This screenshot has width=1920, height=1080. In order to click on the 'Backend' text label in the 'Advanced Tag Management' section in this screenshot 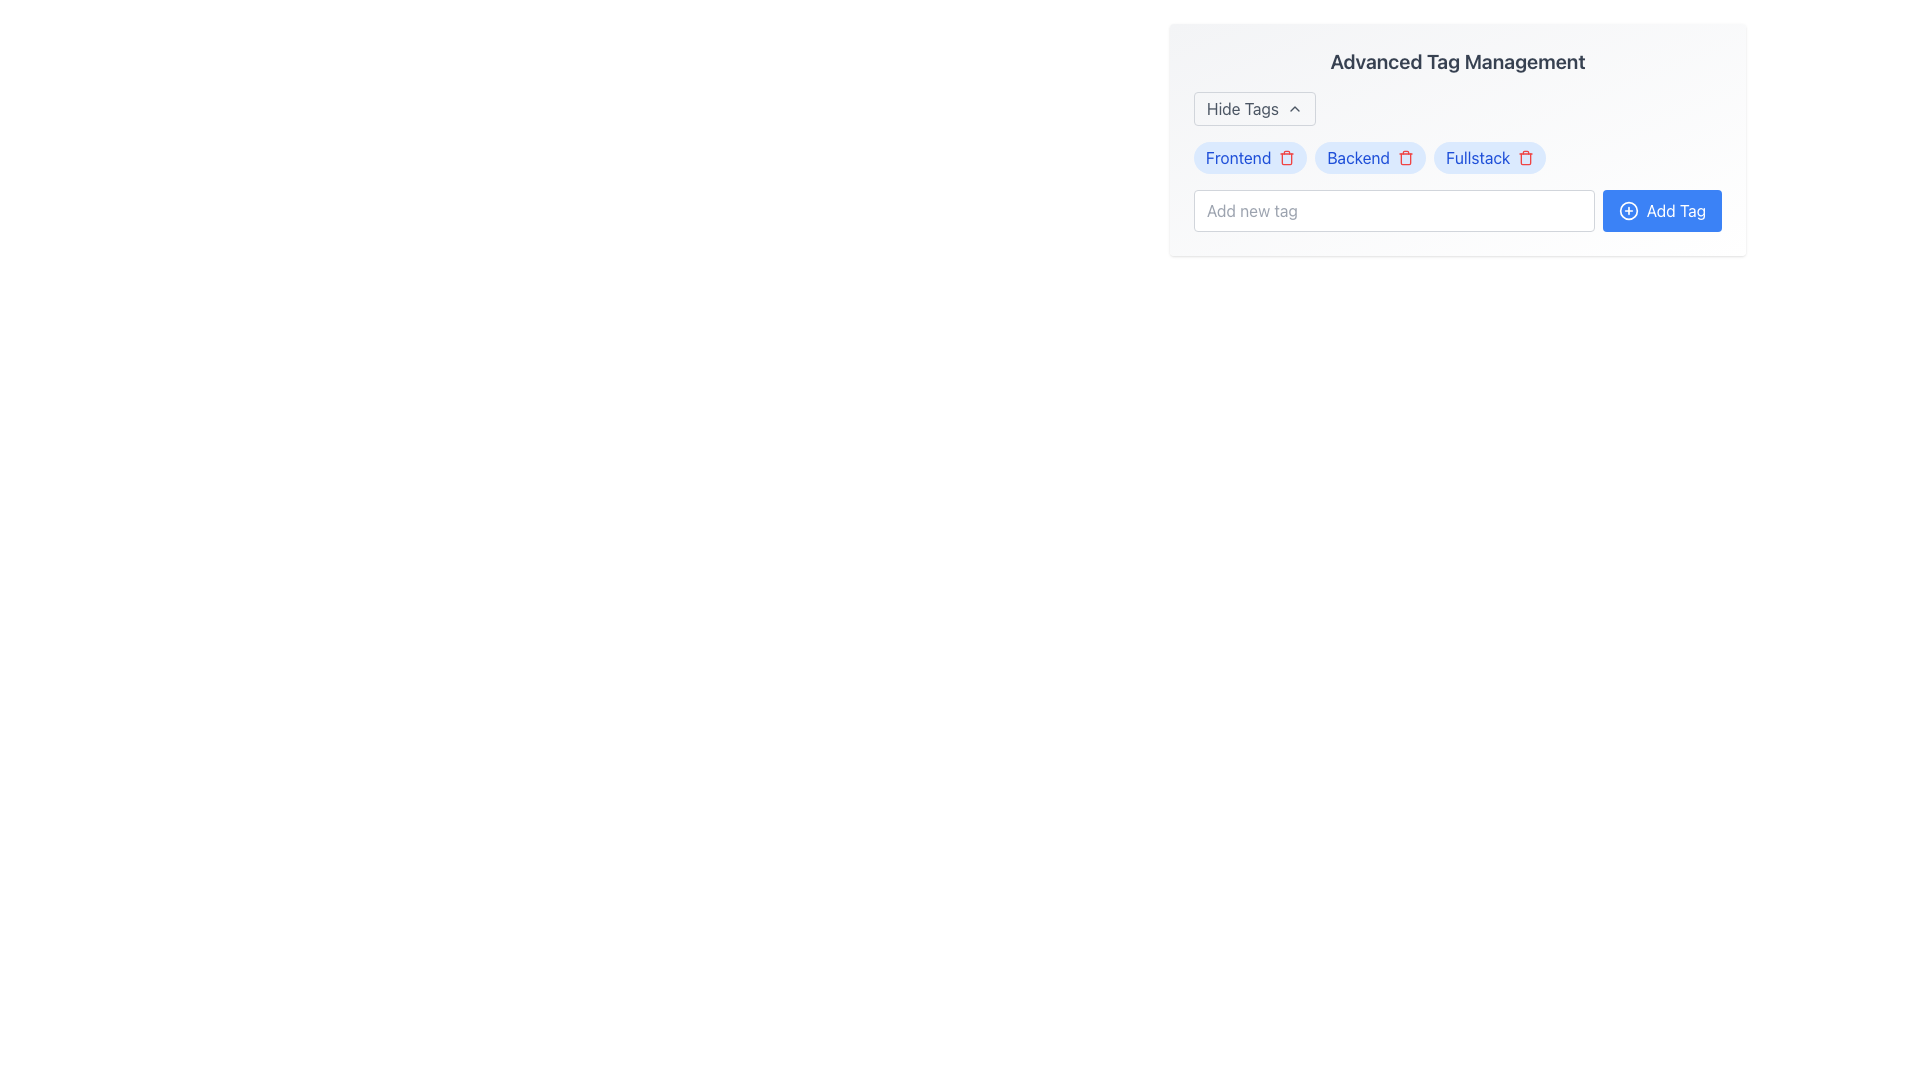, I will do `click(1358, 157)`.